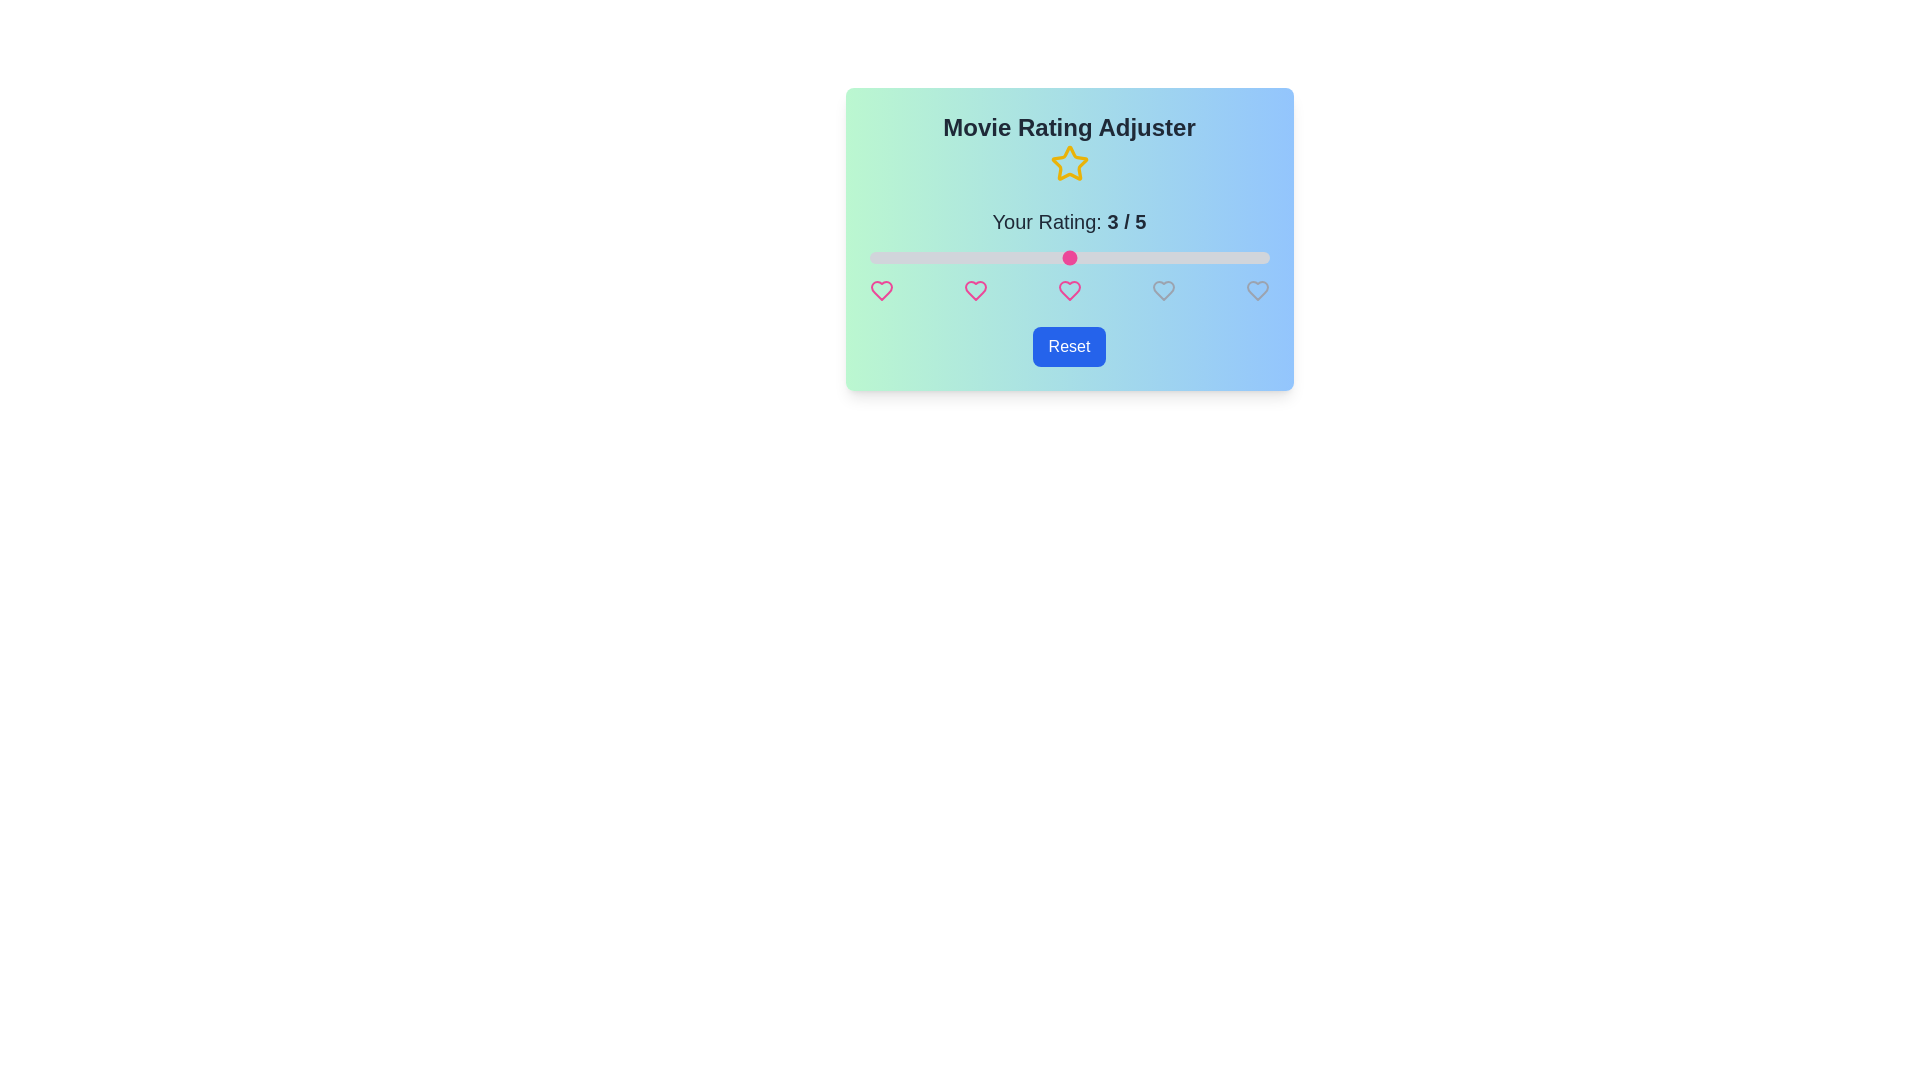  I want to click on the reset button to reset the rating, so click(1068, 346).